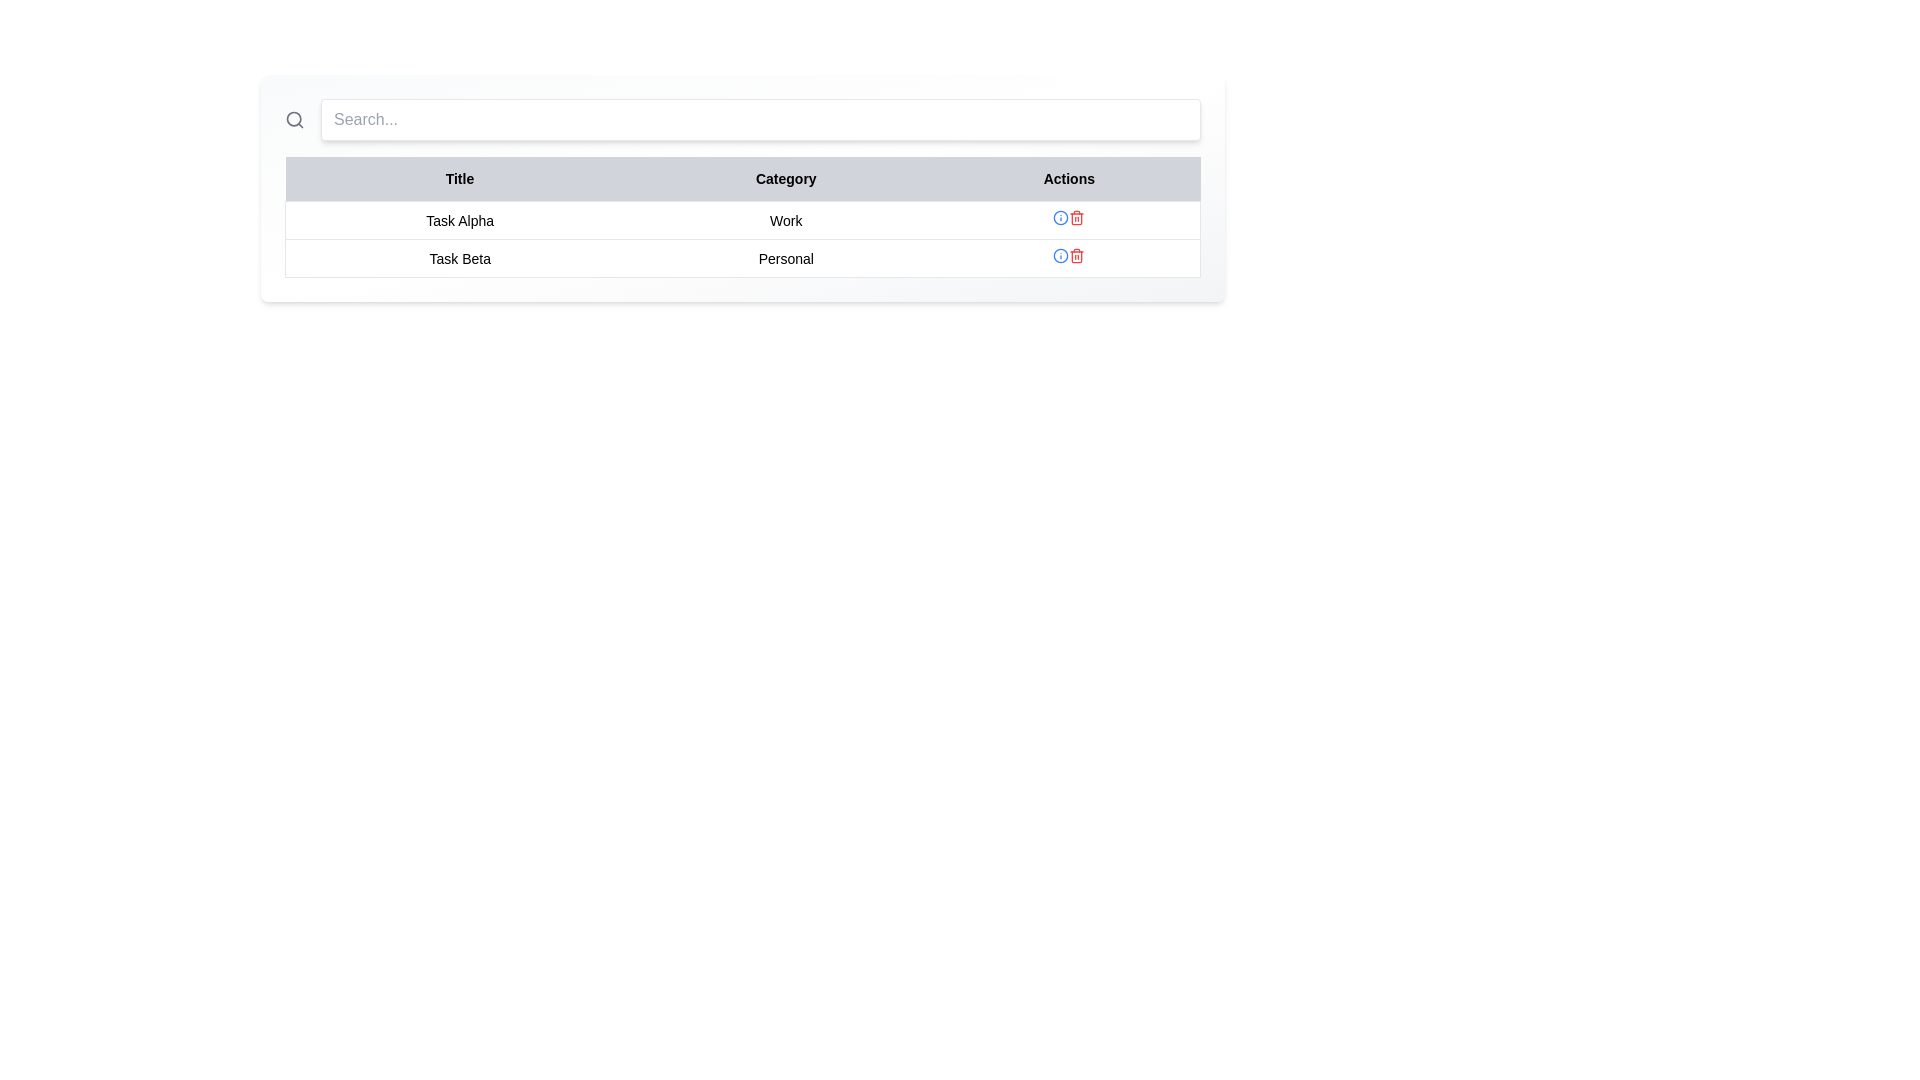  I want to click on the trash bin icon button in the 'Actions' column of the second row, so click(1076, 254).